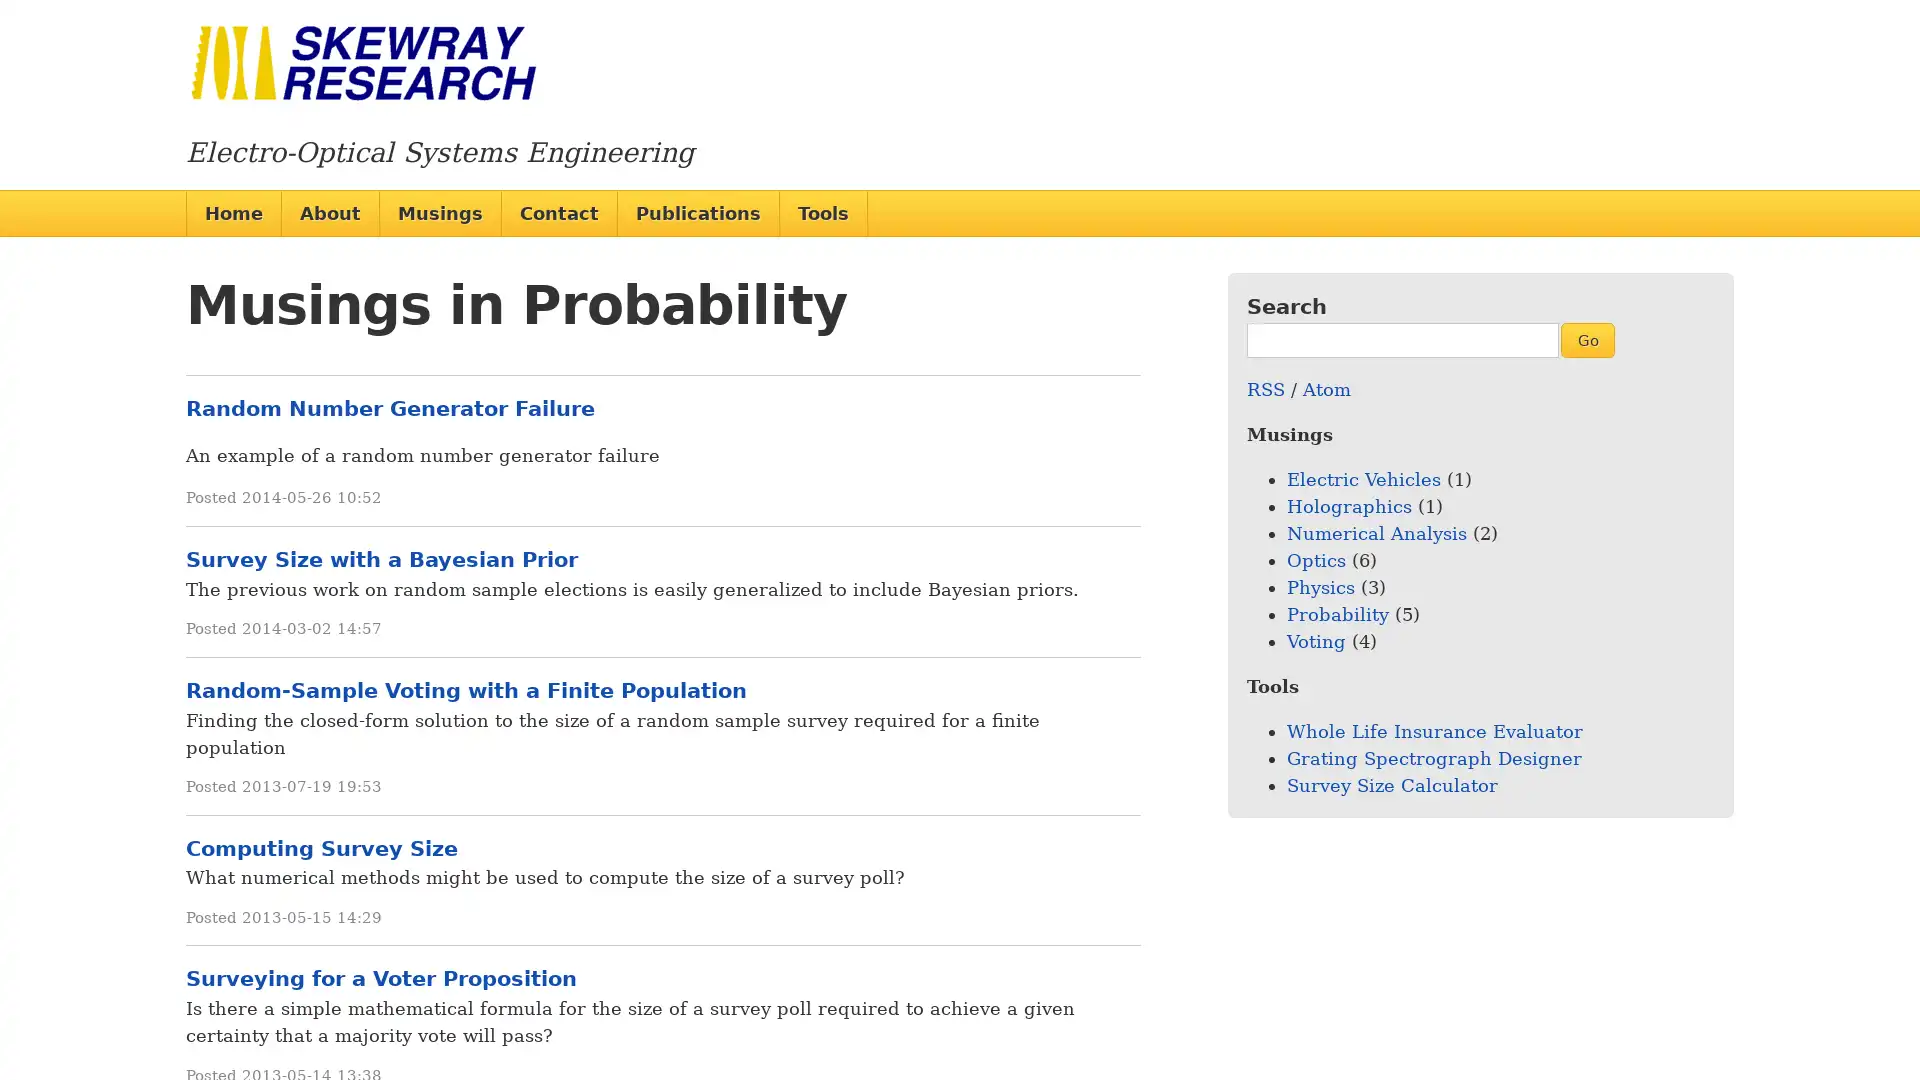  Describe the element at coordinates (1586, 338) in the screenshot. I see `Go` at that location.